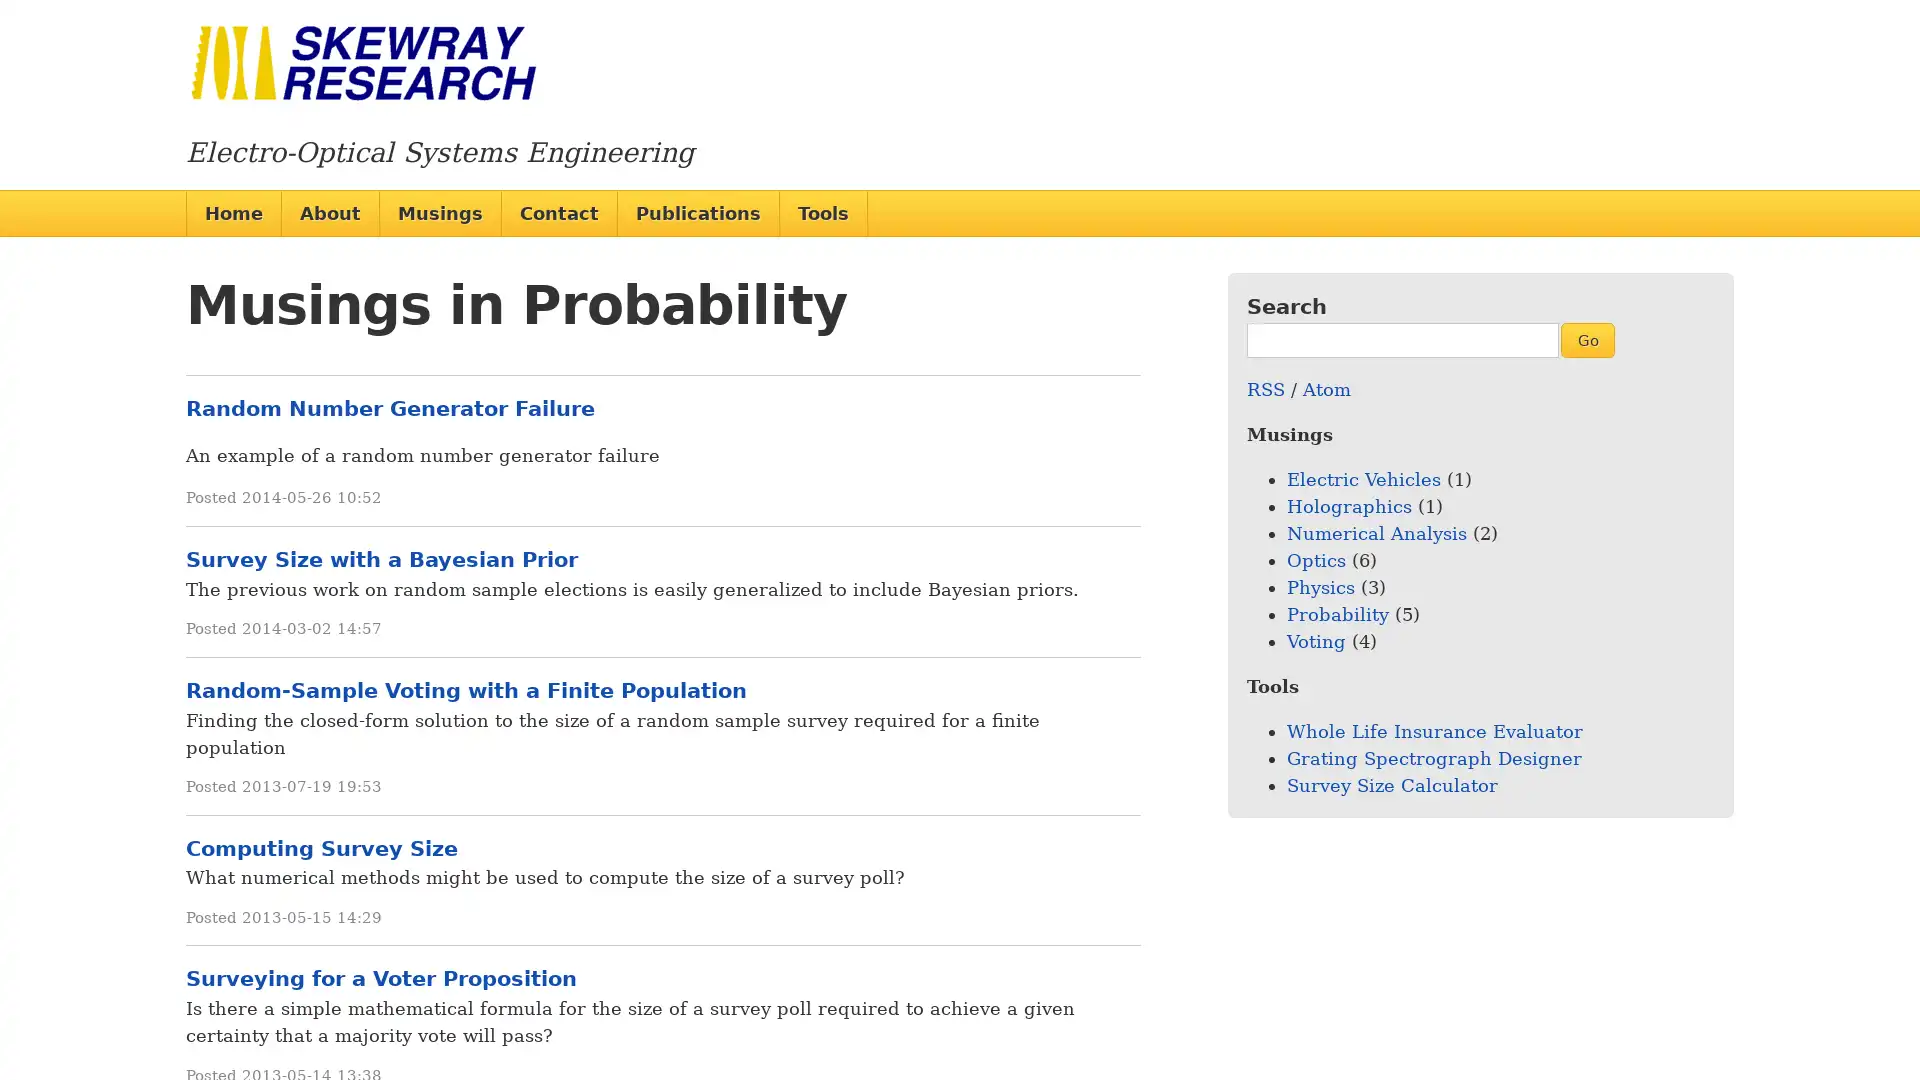  Describe the element at coordinates (1586, 338) in the screenshot. I see `Go` at that location.